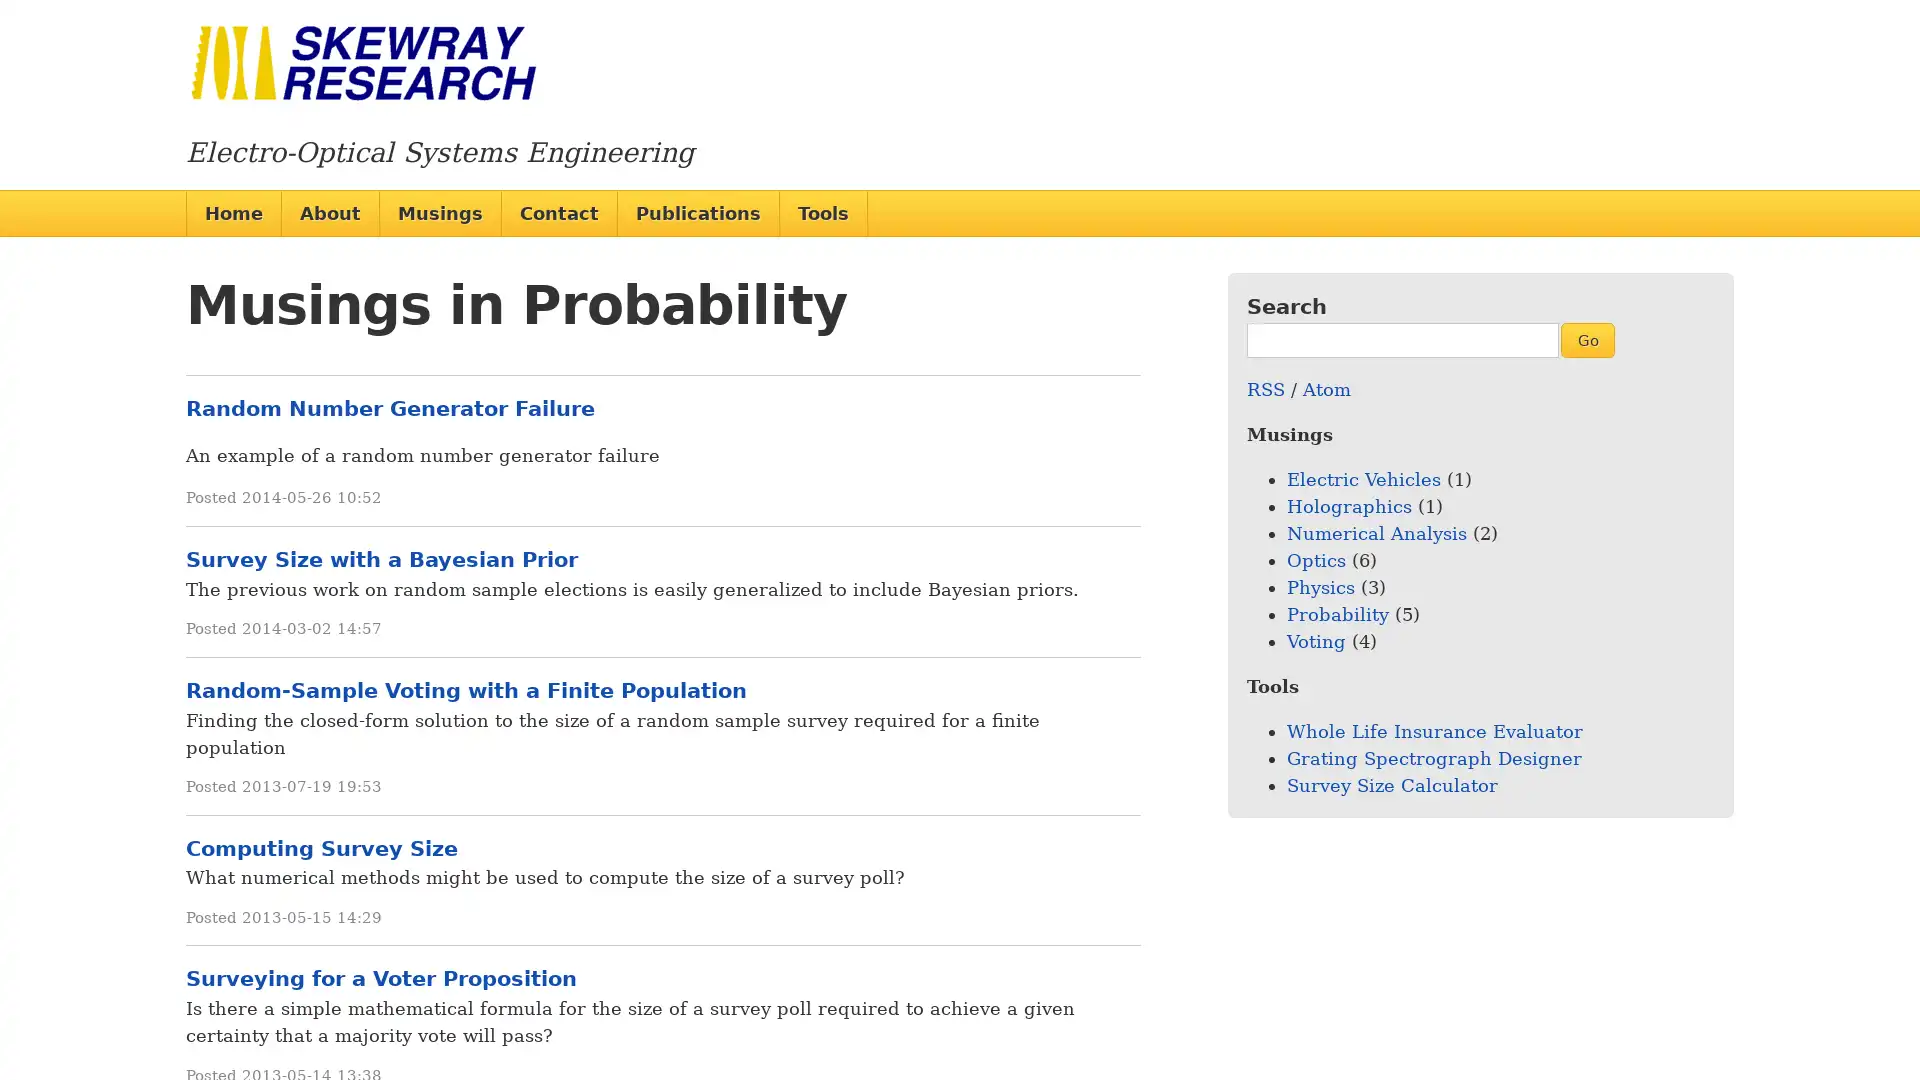  Describe the element at coordinates (1586, 338) in the screenshot. I see `Go` at that location.